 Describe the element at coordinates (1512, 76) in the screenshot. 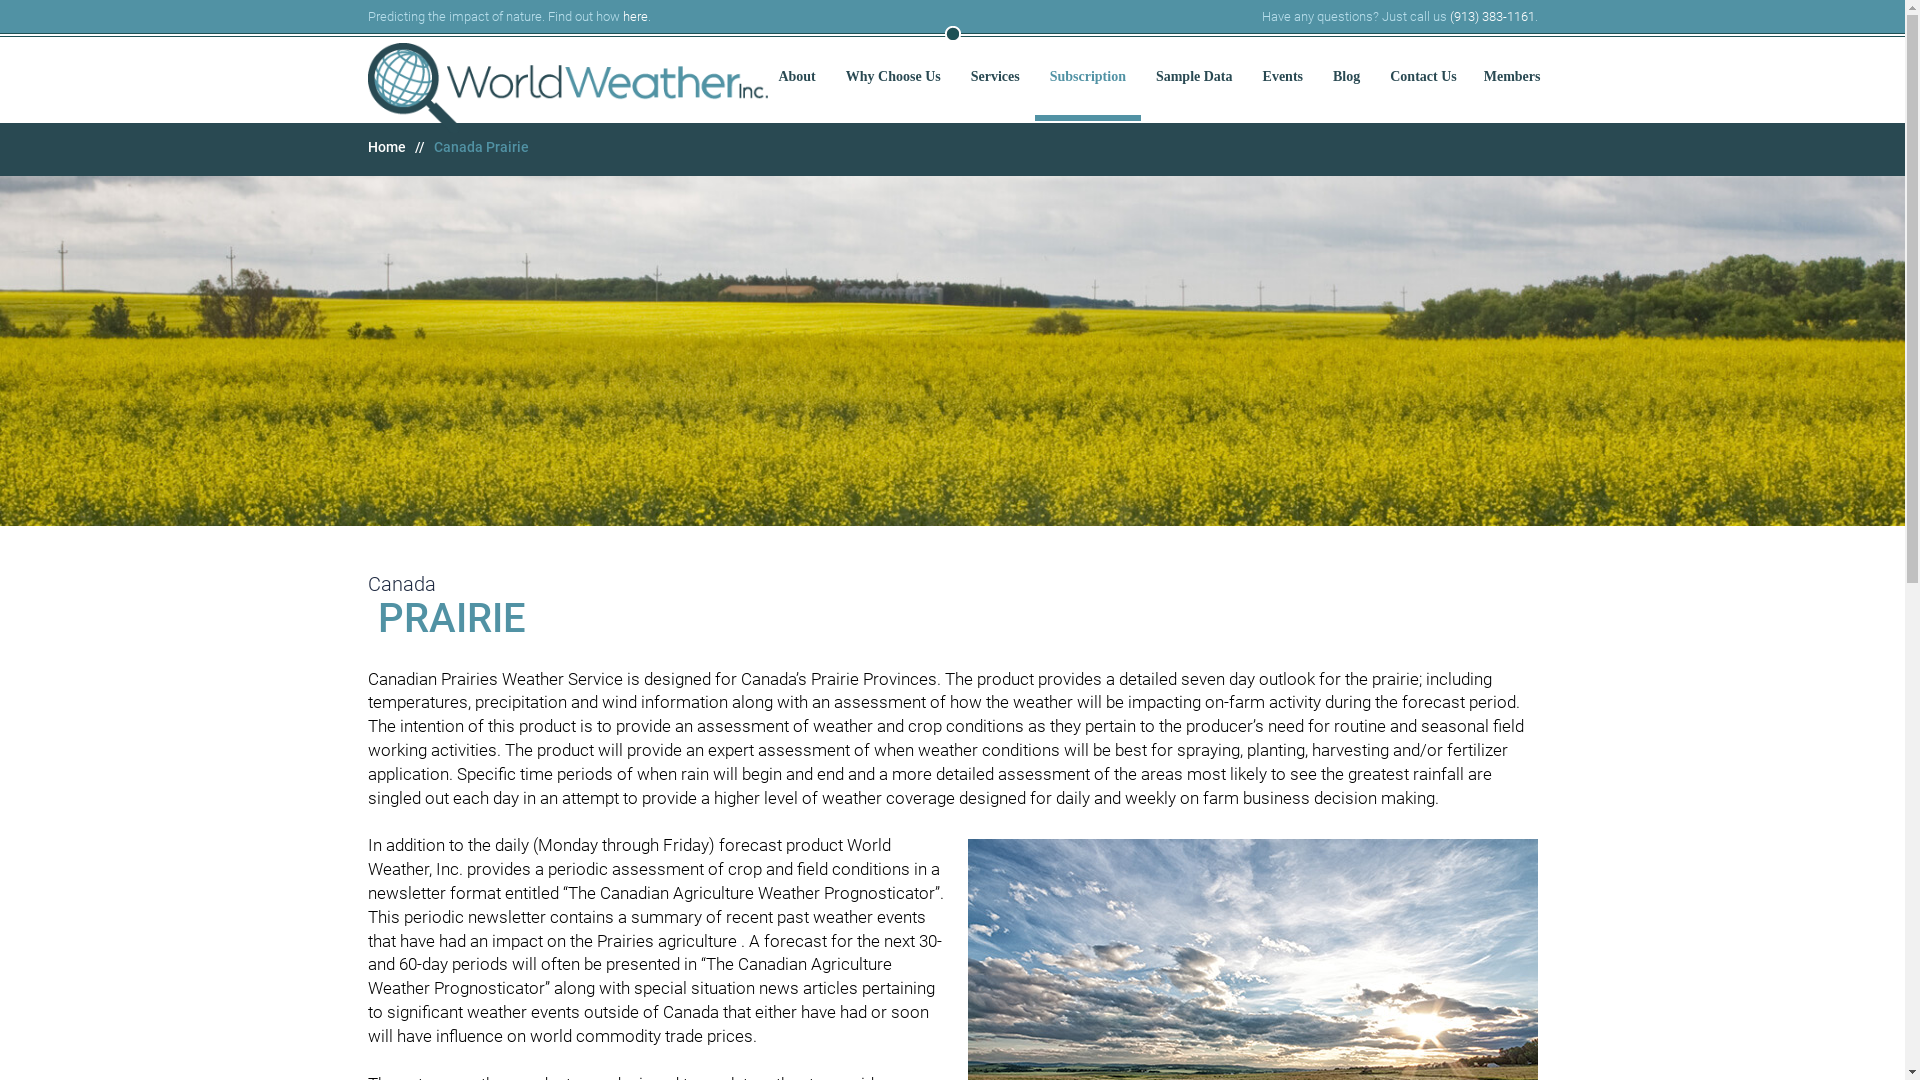

I see `'Members'` at that location.